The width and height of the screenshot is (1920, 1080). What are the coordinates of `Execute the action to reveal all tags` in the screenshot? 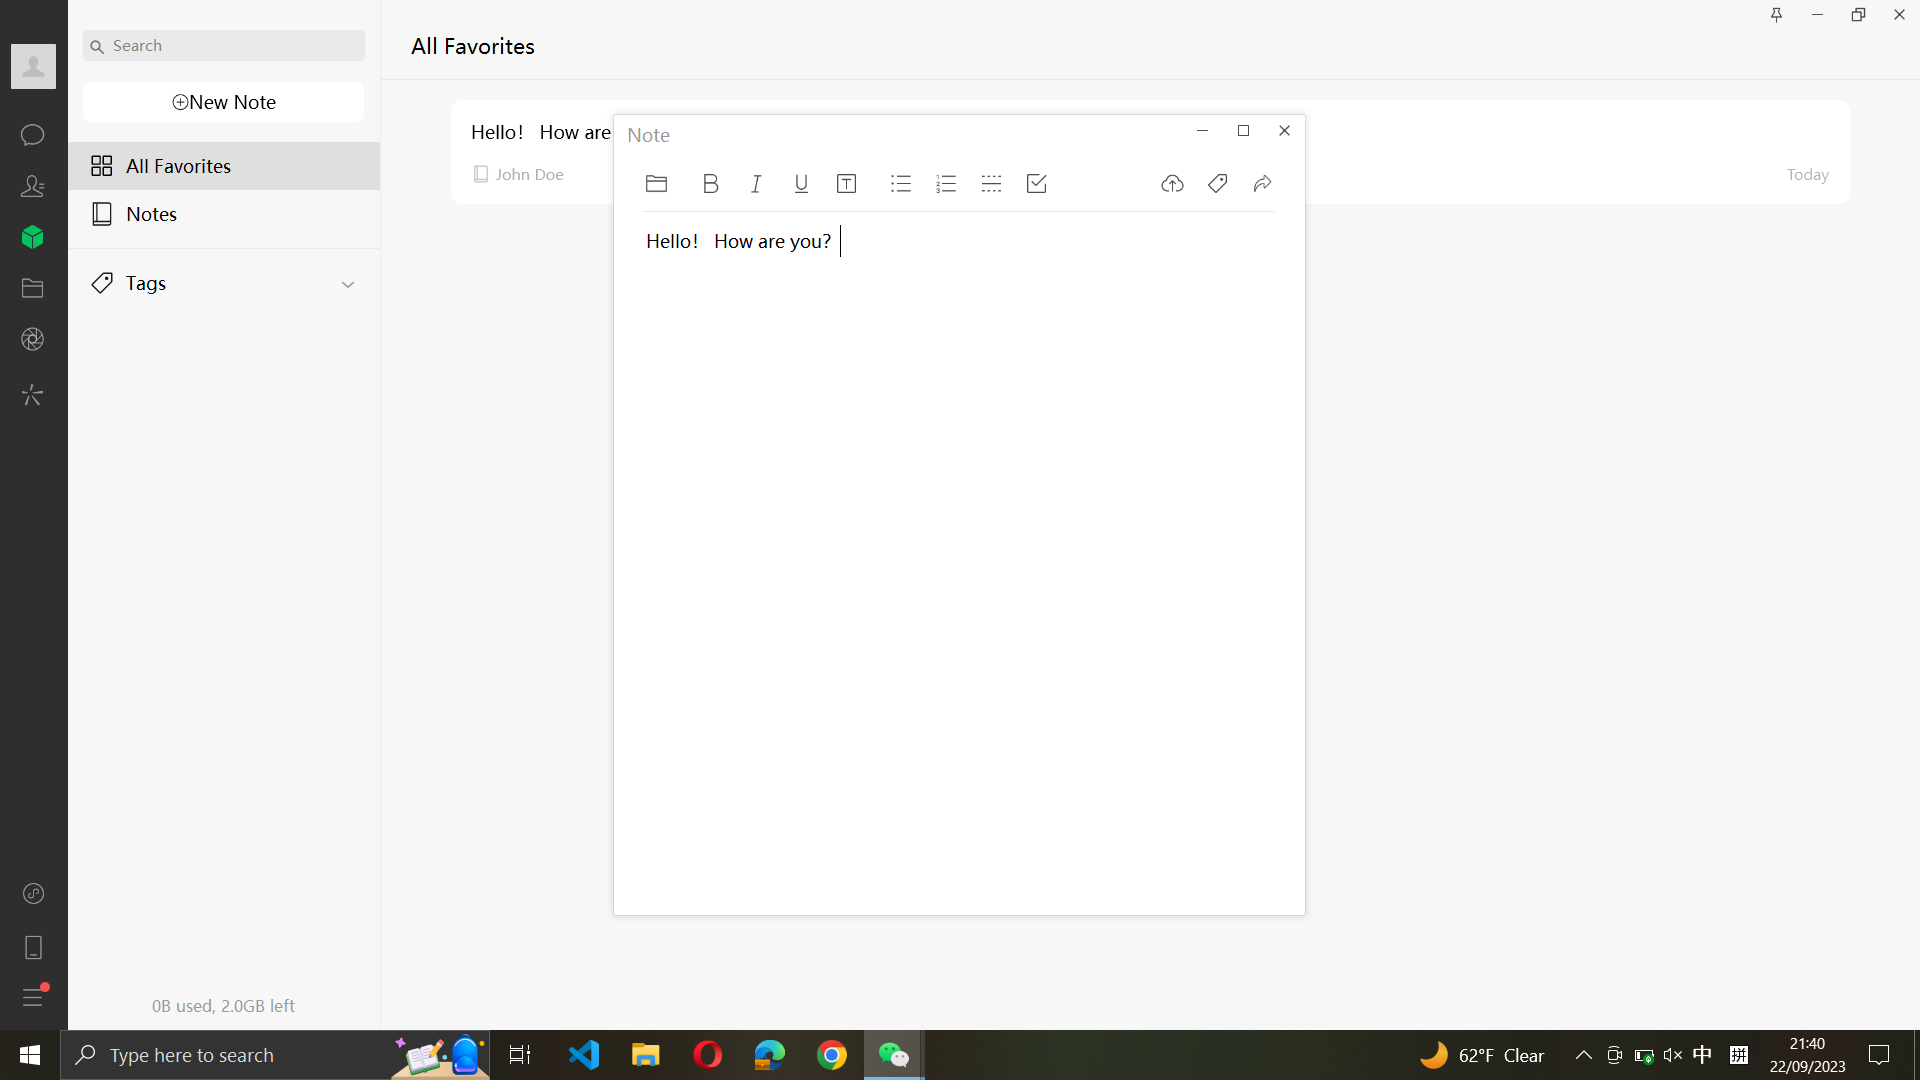 It's located at (225, 277).